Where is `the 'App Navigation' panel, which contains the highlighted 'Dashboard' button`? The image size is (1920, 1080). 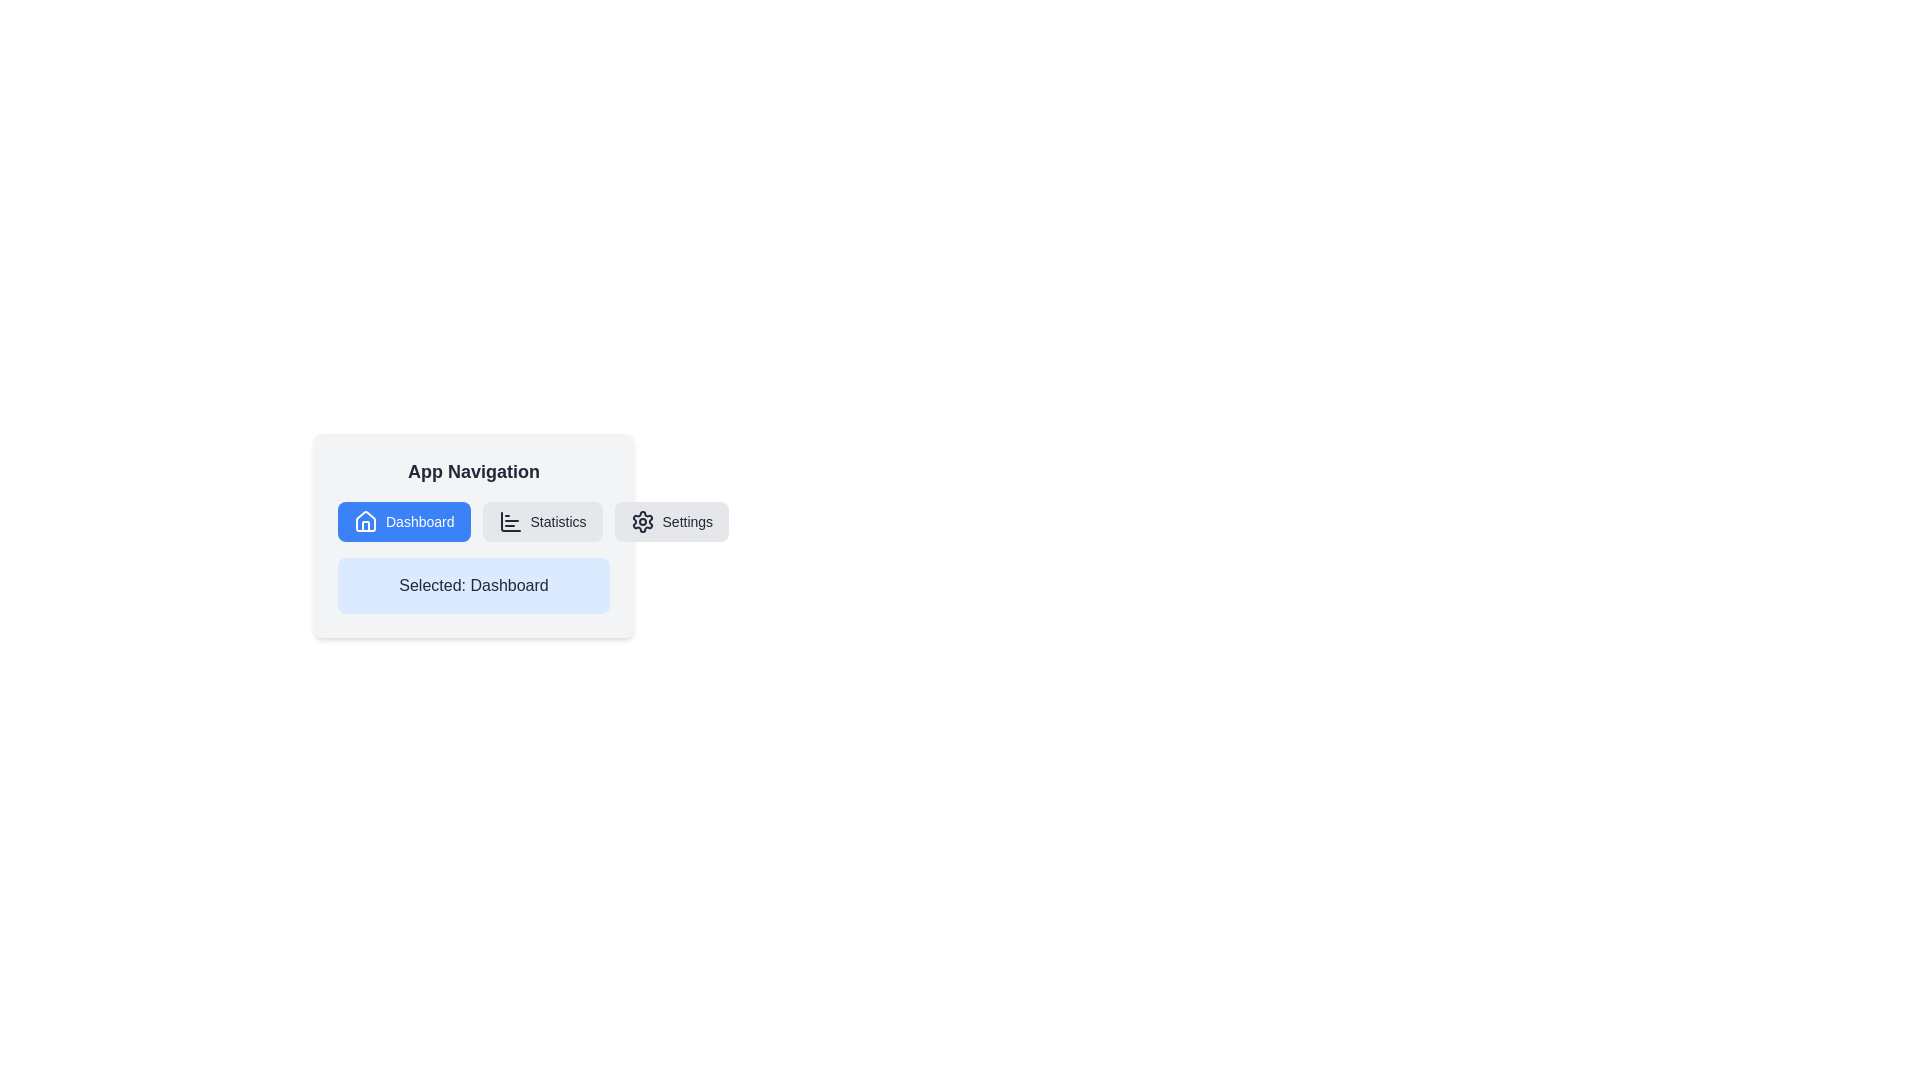 the 'App Navigation' panel, which contains the highlighted 'Dashboard' button is located at coordinates (473, 535).